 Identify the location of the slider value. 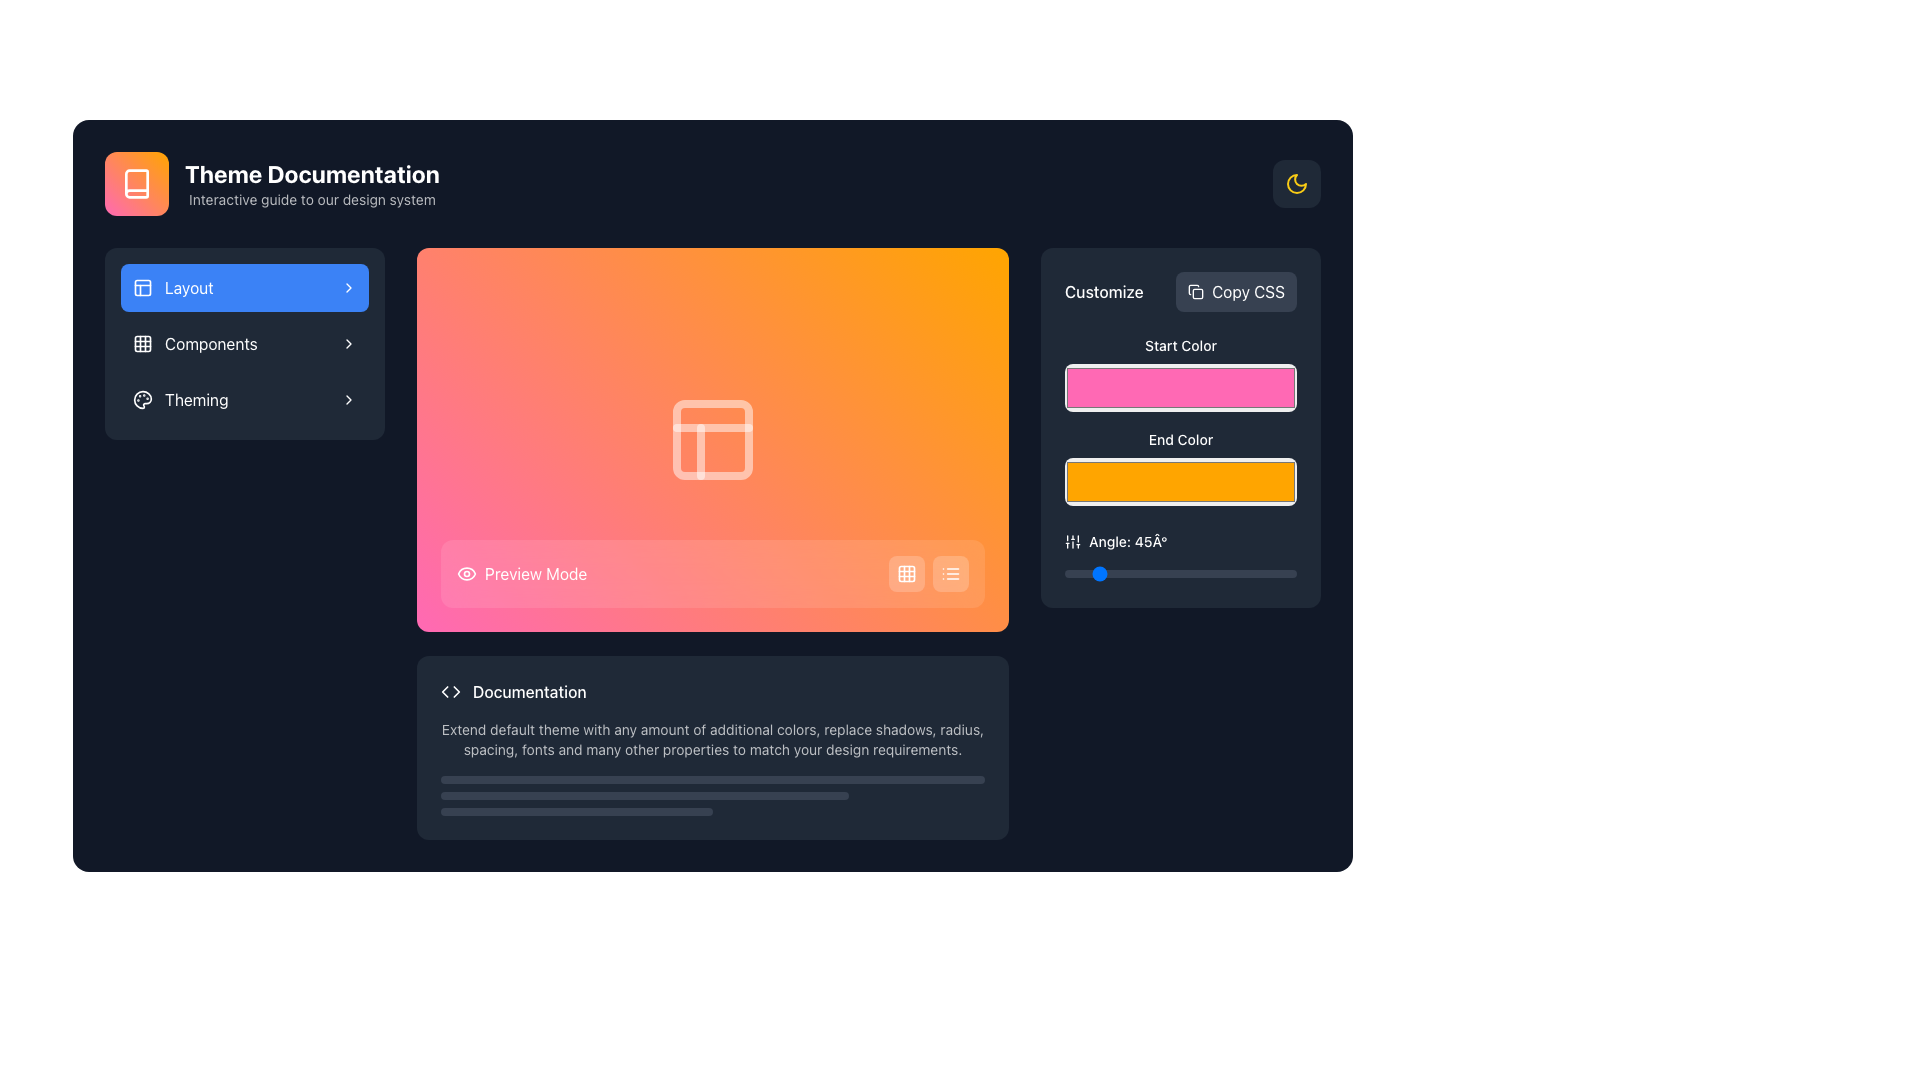
(1295, 574).